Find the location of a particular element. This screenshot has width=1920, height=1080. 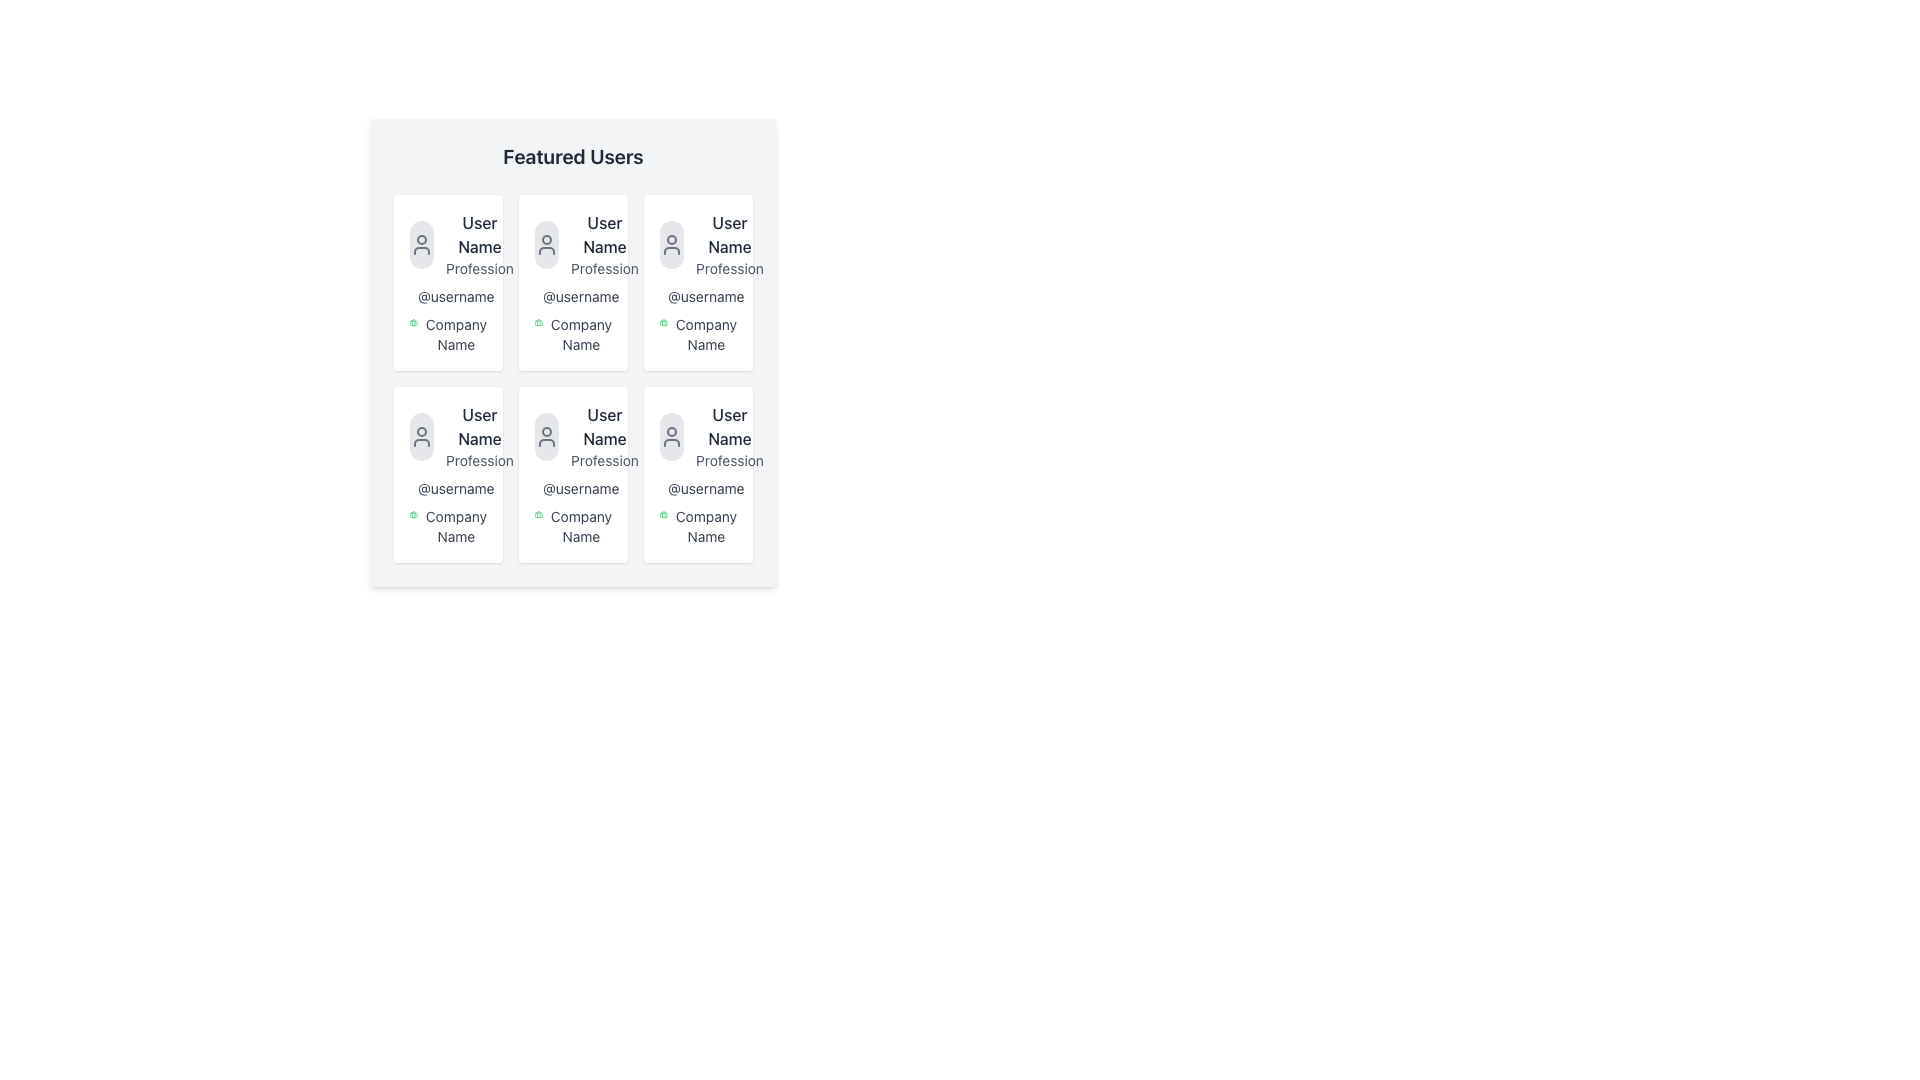

the text display element that shows the user's name and profession in the 'Featured Users' section, located in the second tile of the first row is located at coordinates (603, 244).